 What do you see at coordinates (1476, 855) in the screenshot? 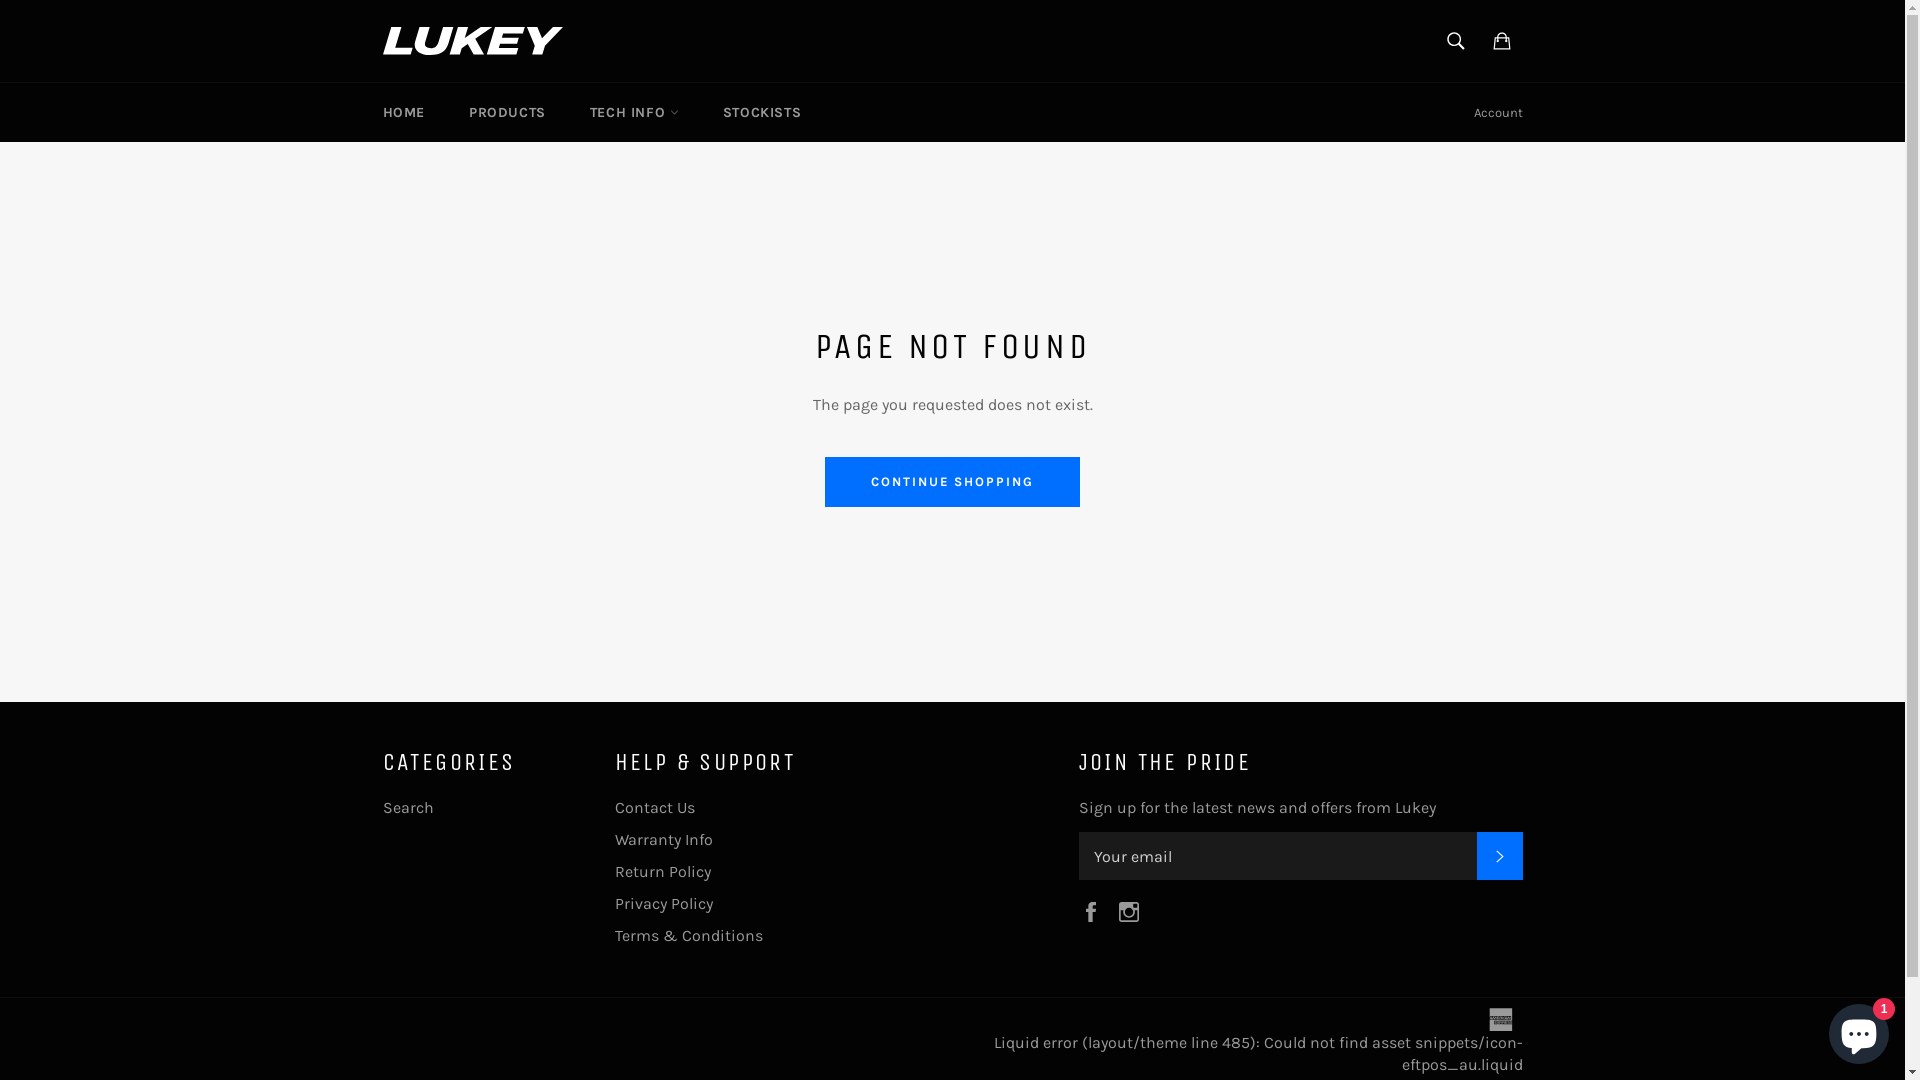
I see `'SUBSCRIBE'` at bounding box center [1476, 855].